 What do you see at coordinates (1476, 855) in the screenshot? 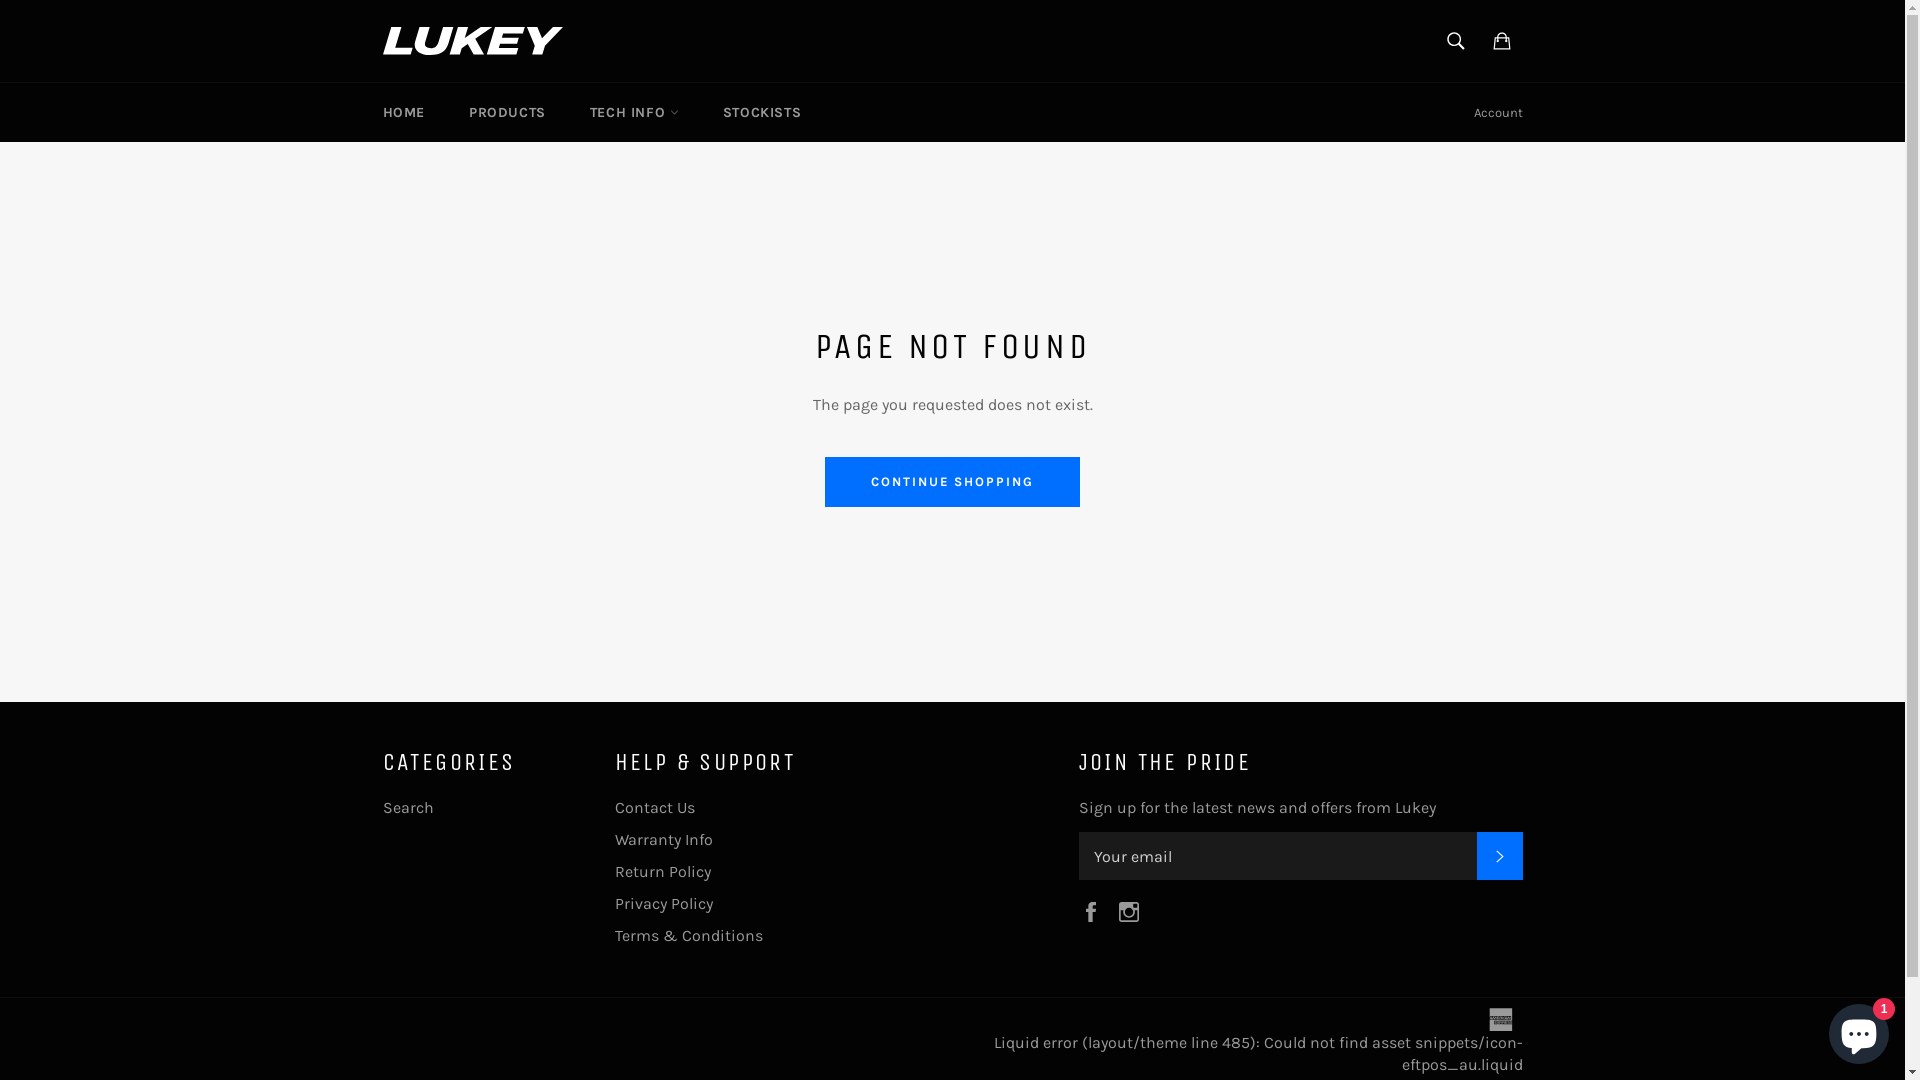
I see `'SUBSCRIBE'` at bounding box center [1476, 855].